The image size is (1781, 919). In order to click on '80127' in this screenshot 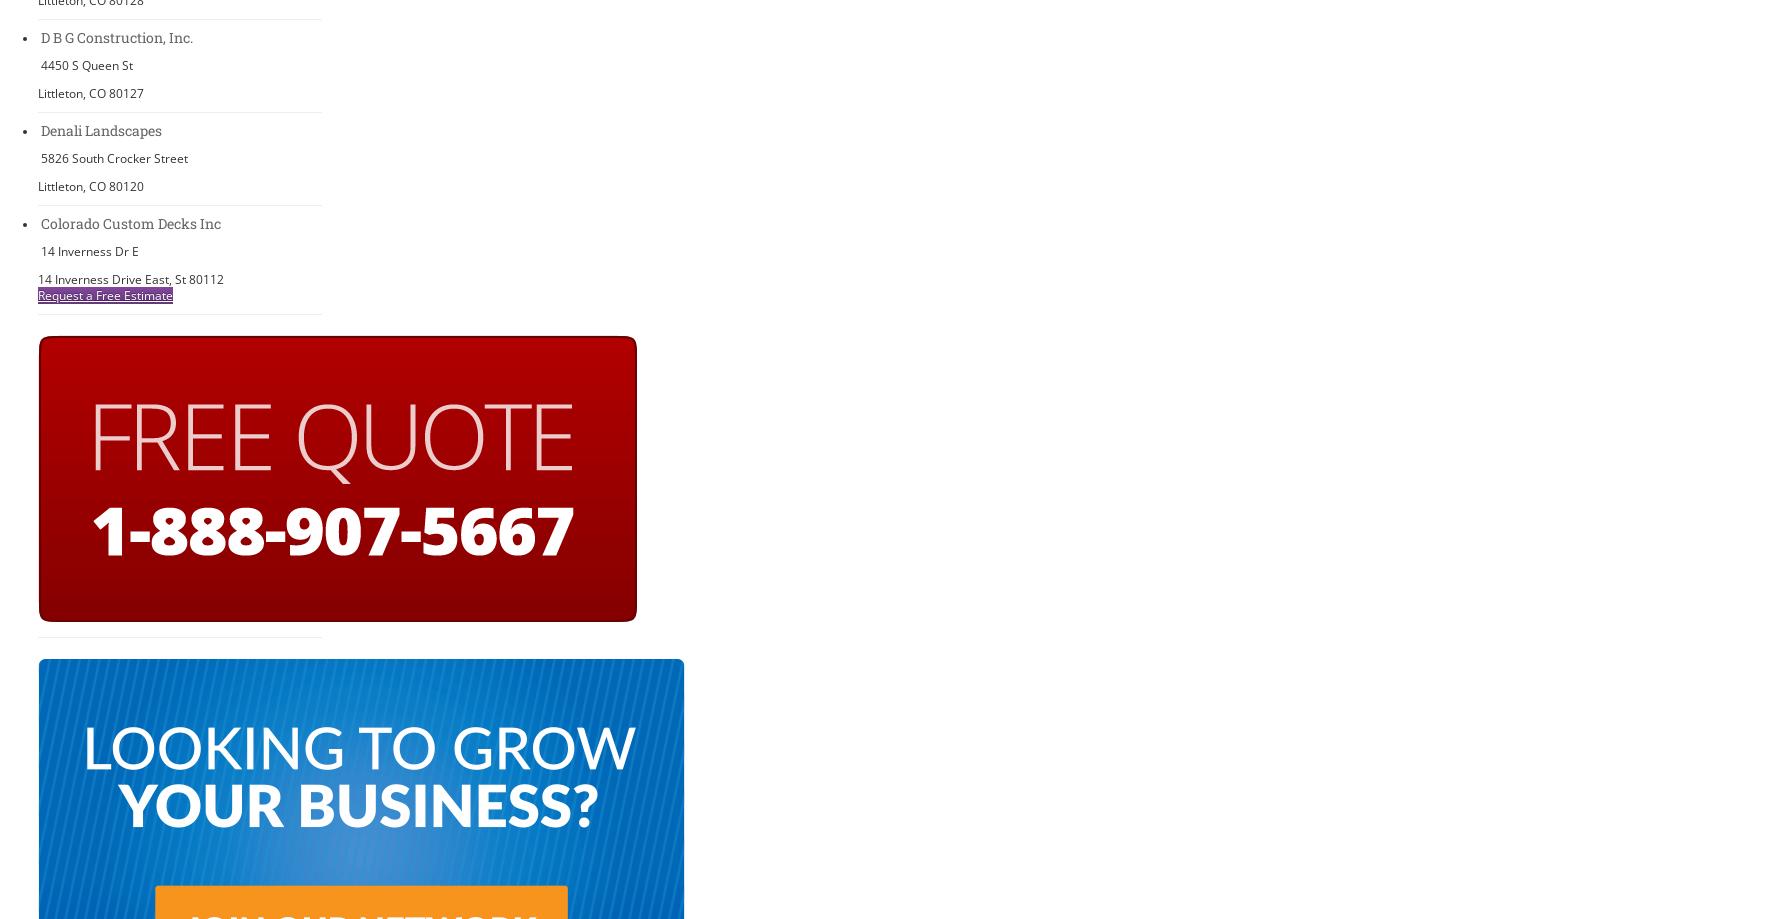, I will do `click(125, 92)`.